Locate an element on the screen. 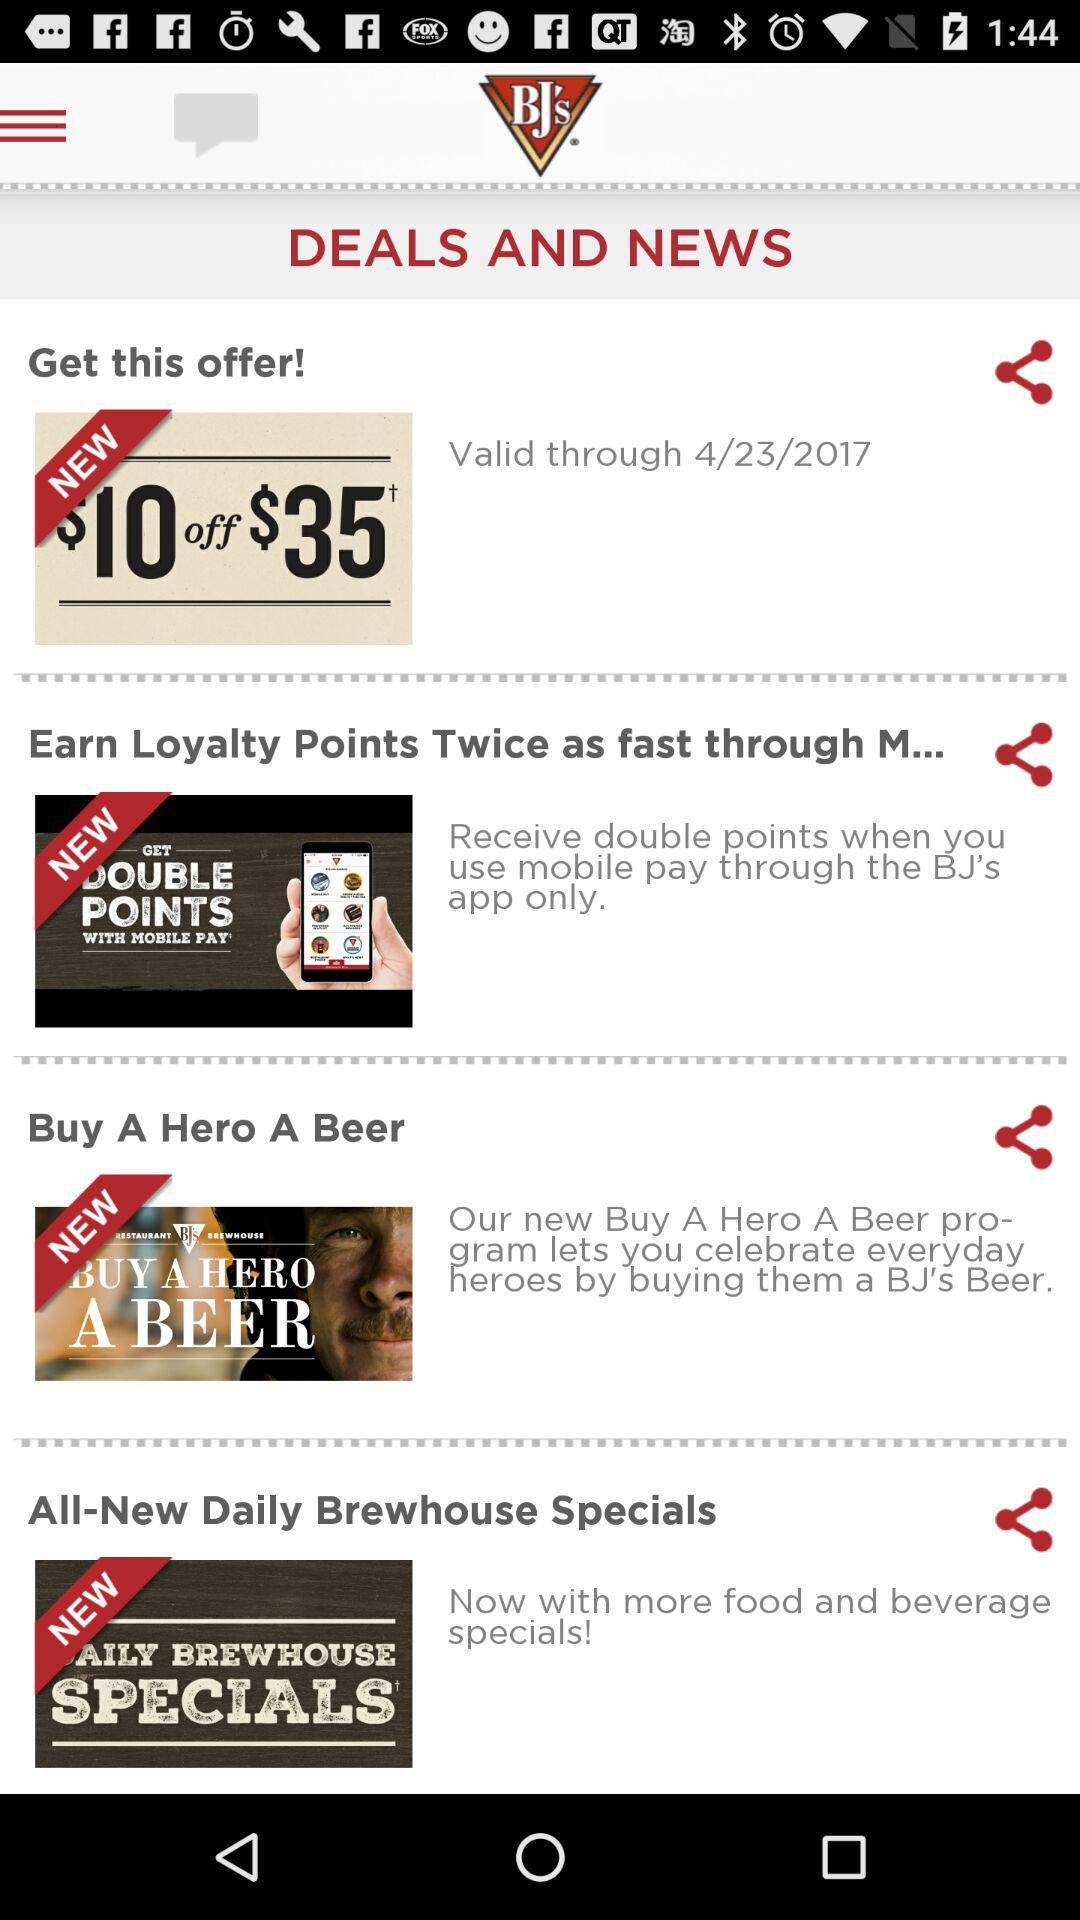 The height and width of the screenshot is (1920, 1080). the all new daily icon is located at coordinates (496, 1508).